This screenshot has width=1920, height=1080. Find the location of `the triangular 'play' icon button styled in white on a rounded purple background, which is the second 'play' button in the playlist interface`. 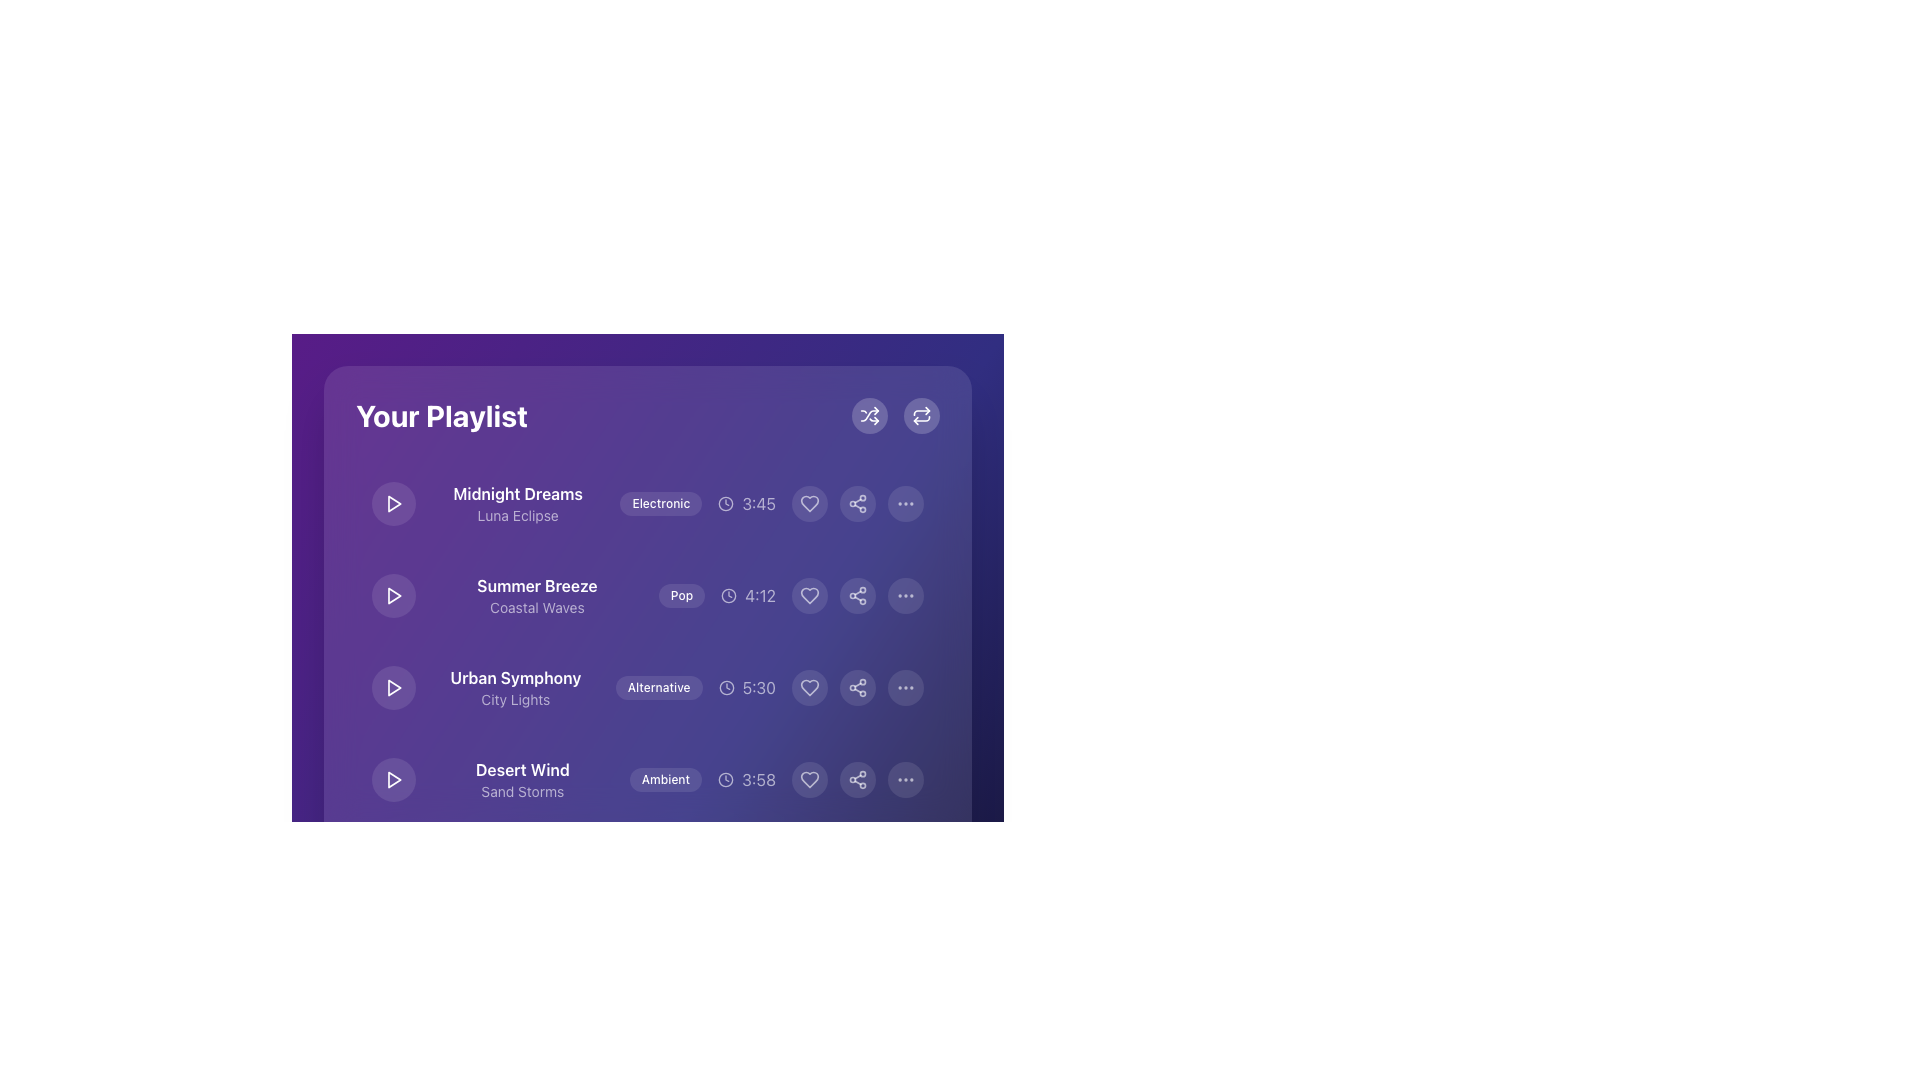

the triangular 'play' icon button styled in white on a rounded purple background, which is the second 'play' button in the playlist interface is located at coordinates (393, 595).